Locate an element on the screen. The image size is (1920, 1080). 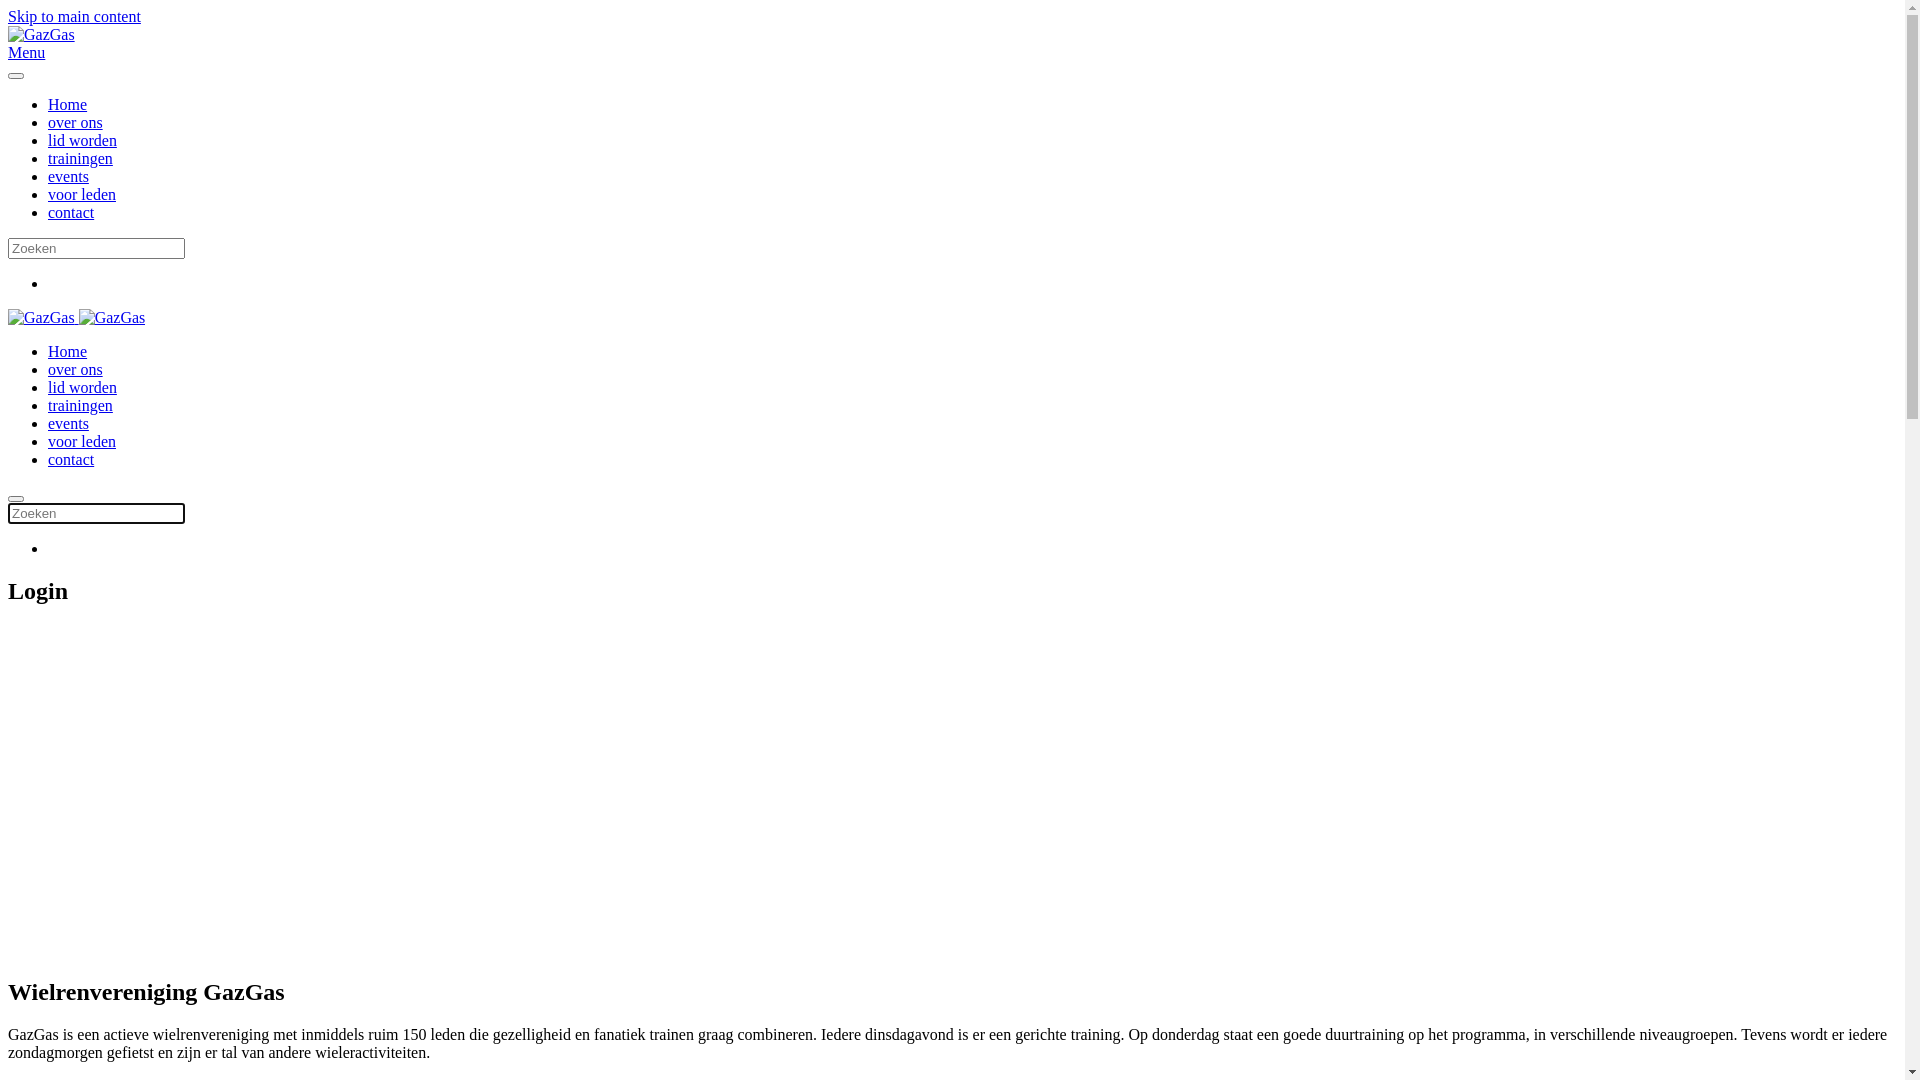
'lid worden' is located at coordinates (81, 387).